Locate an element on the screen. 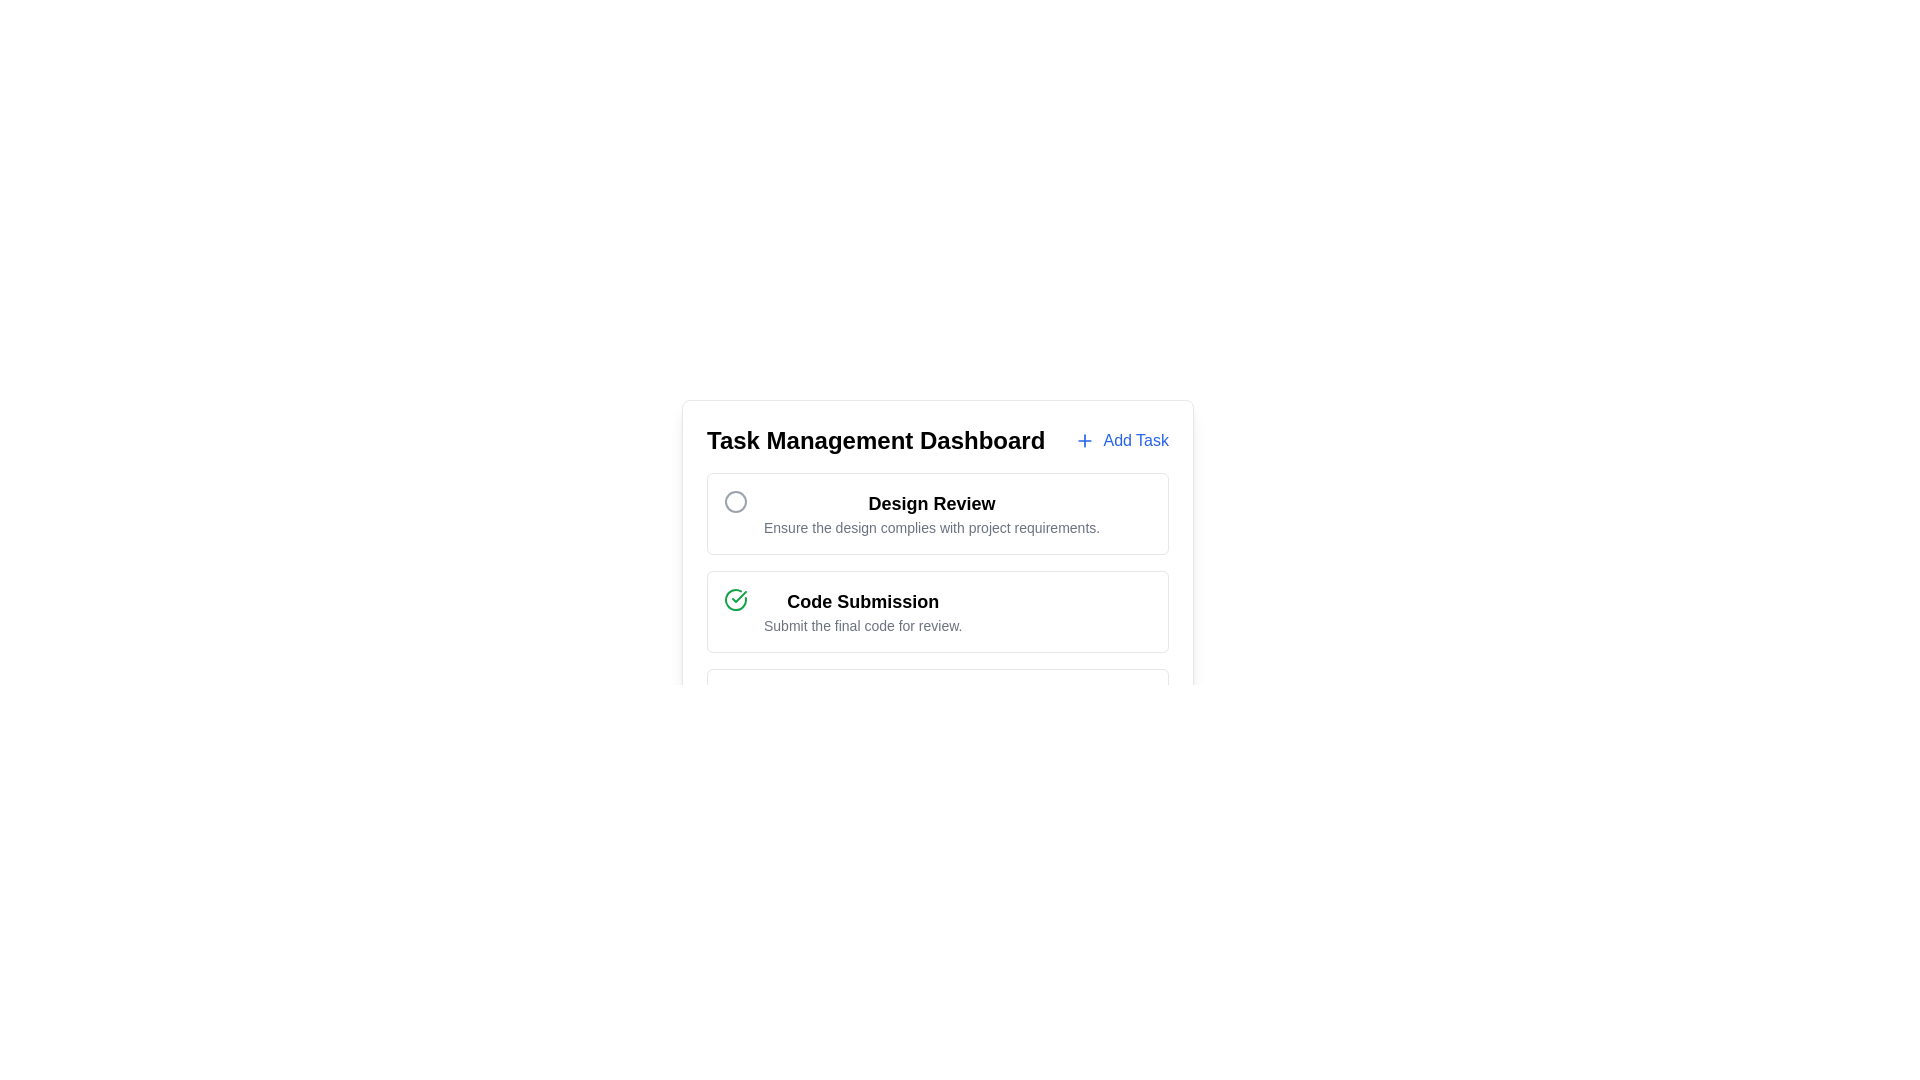 The width and height of the screenshot is (1920, 1080). the circular status indicator next to the title 'Design Review' to interact with or modify the task's status is located at coordinates (734, 500).